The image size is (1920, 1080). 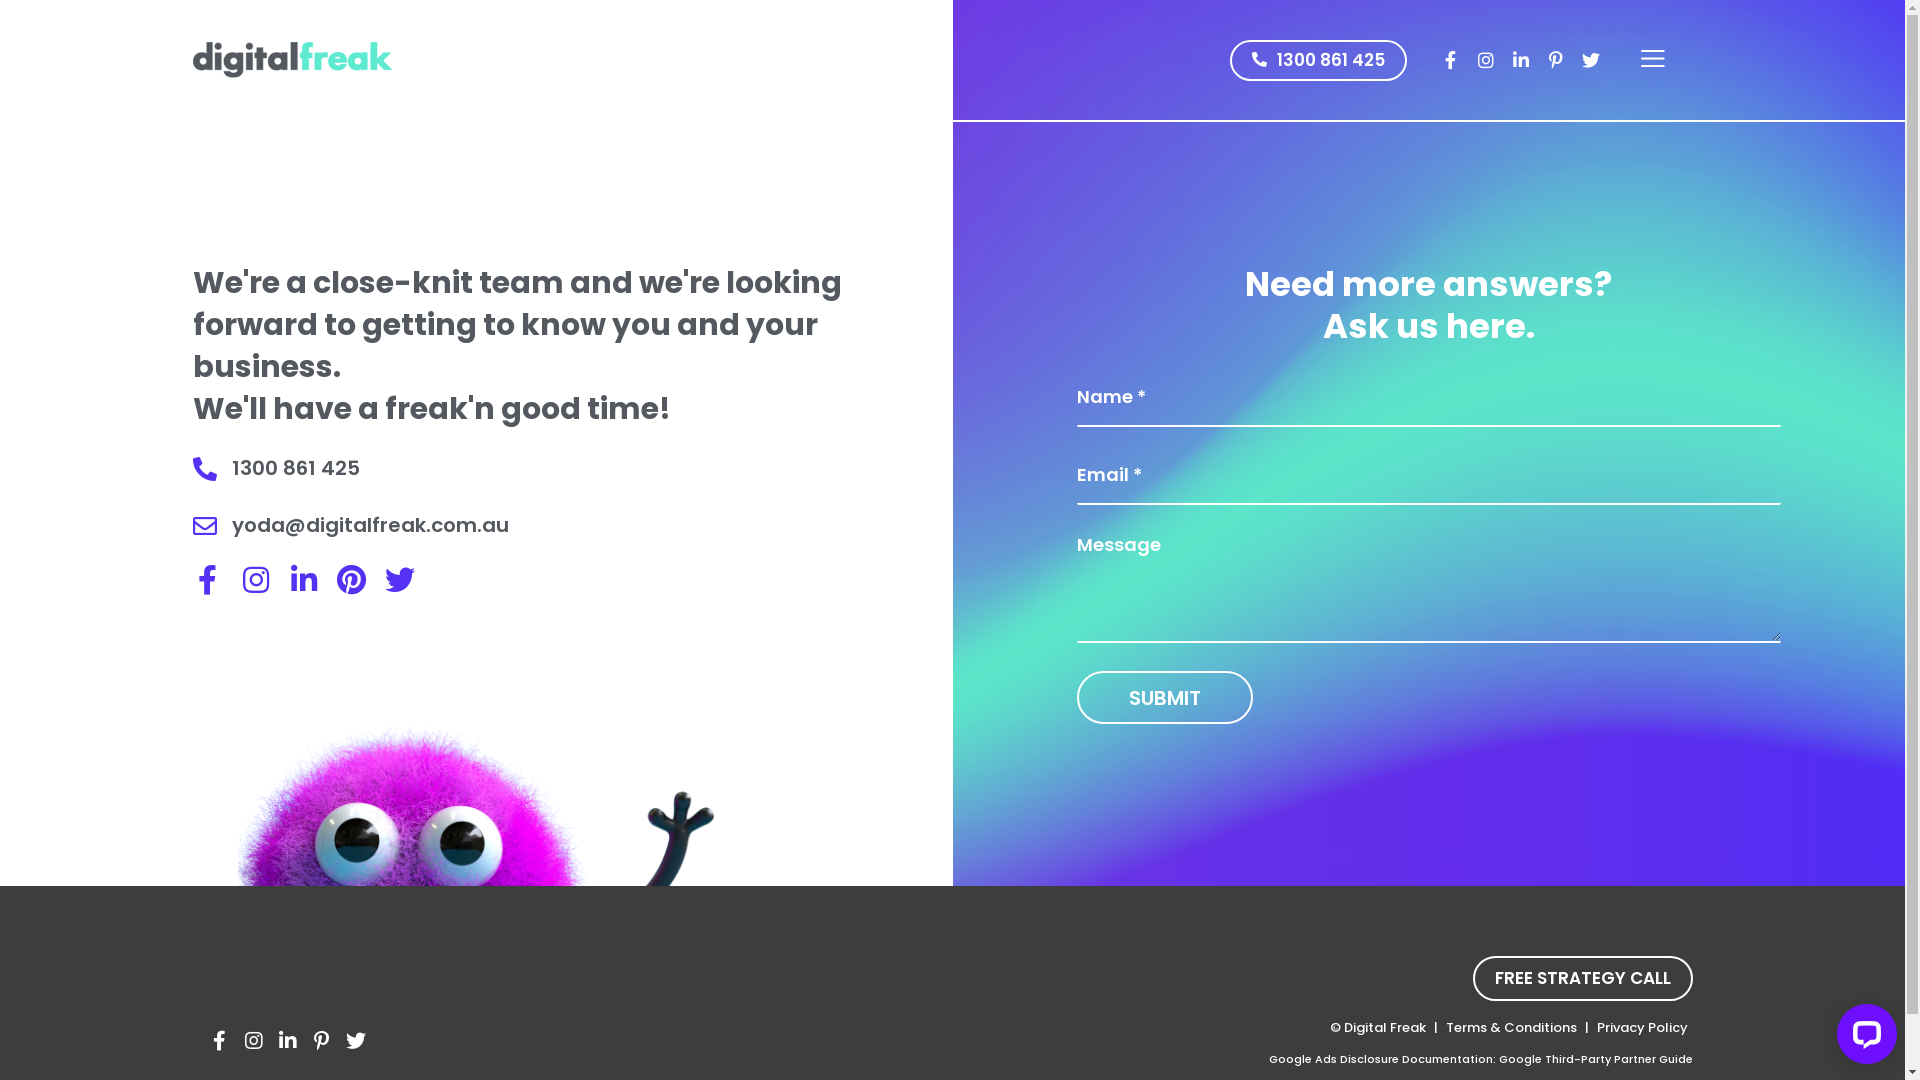 What do you see at coordinates (1510, 1027) in the screenshot?
I see `'Terms & Conditions'` at bounding box center [1510, 1027].